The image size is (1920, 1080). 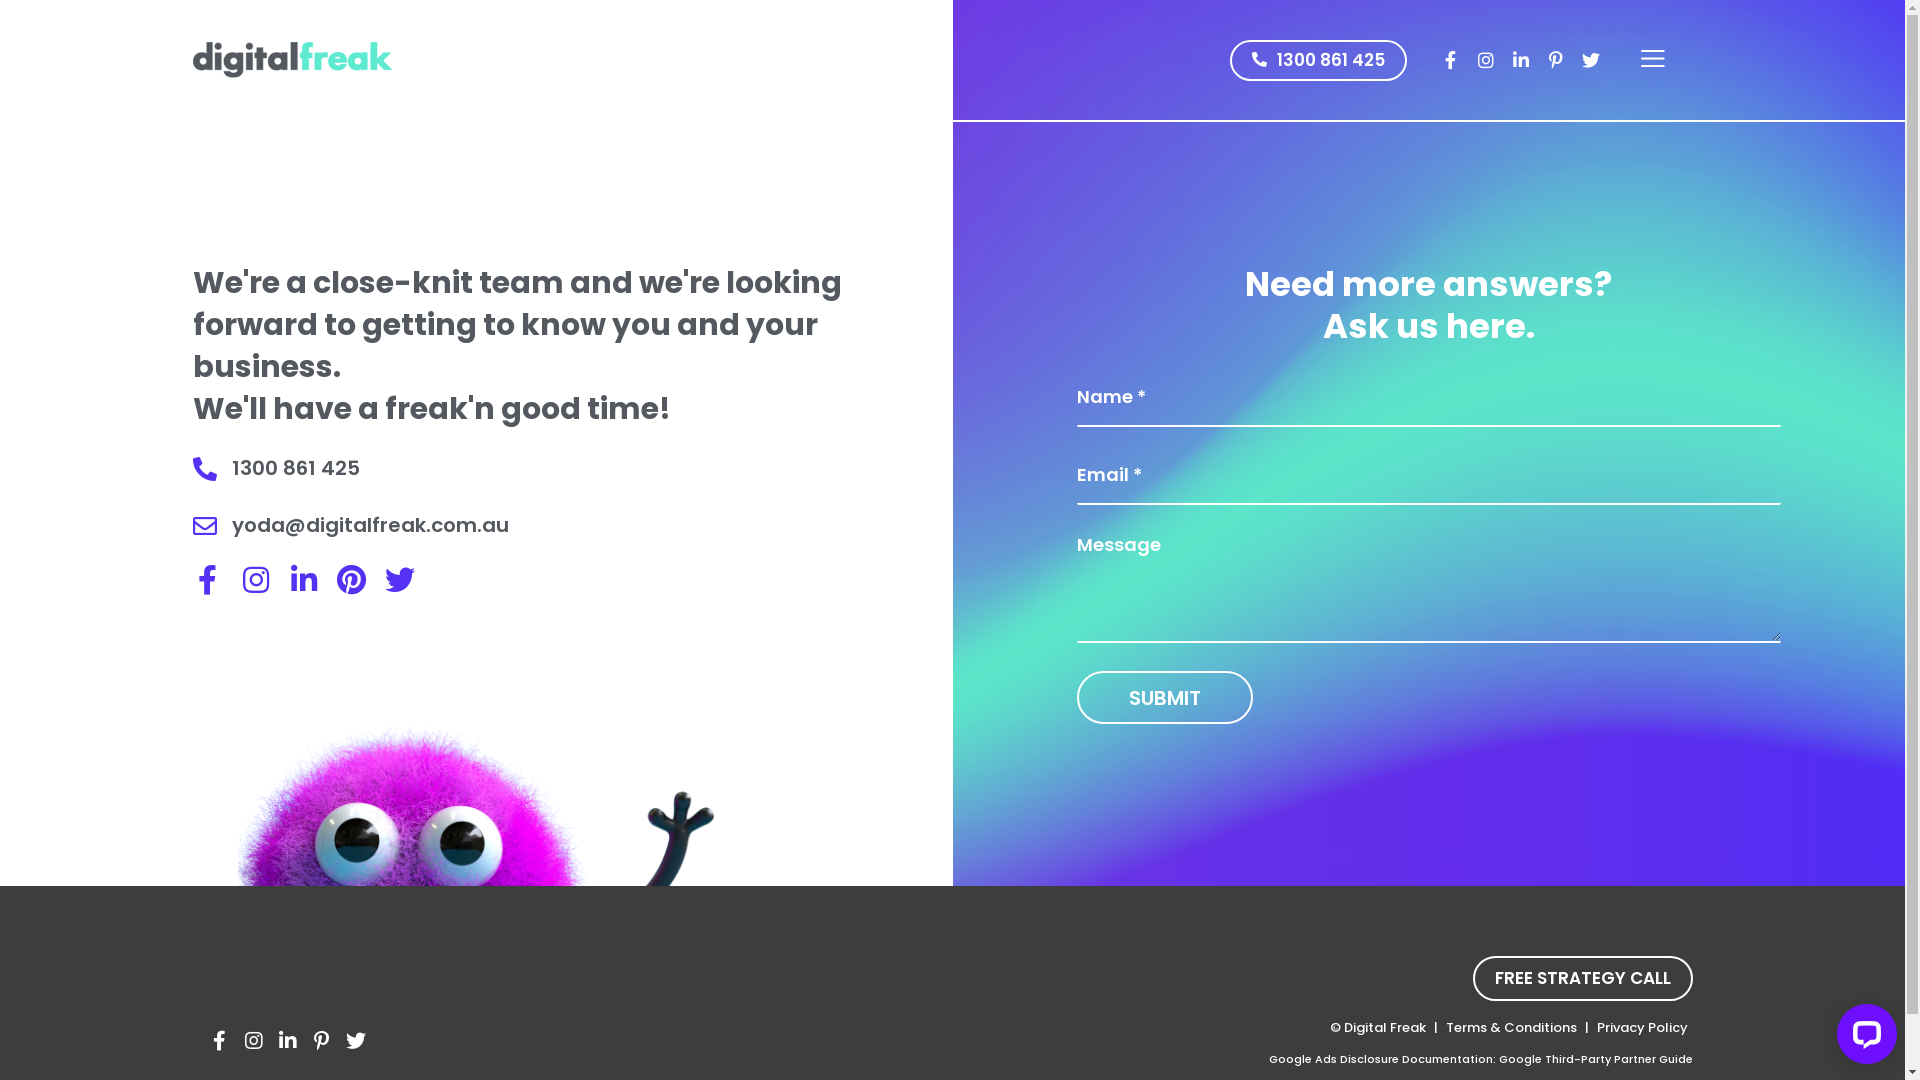 What do you see at coordinates (1510, 1027) in the screenshot?
I see `'Terms & Conditions'` at bounding box center [1510, 1027].